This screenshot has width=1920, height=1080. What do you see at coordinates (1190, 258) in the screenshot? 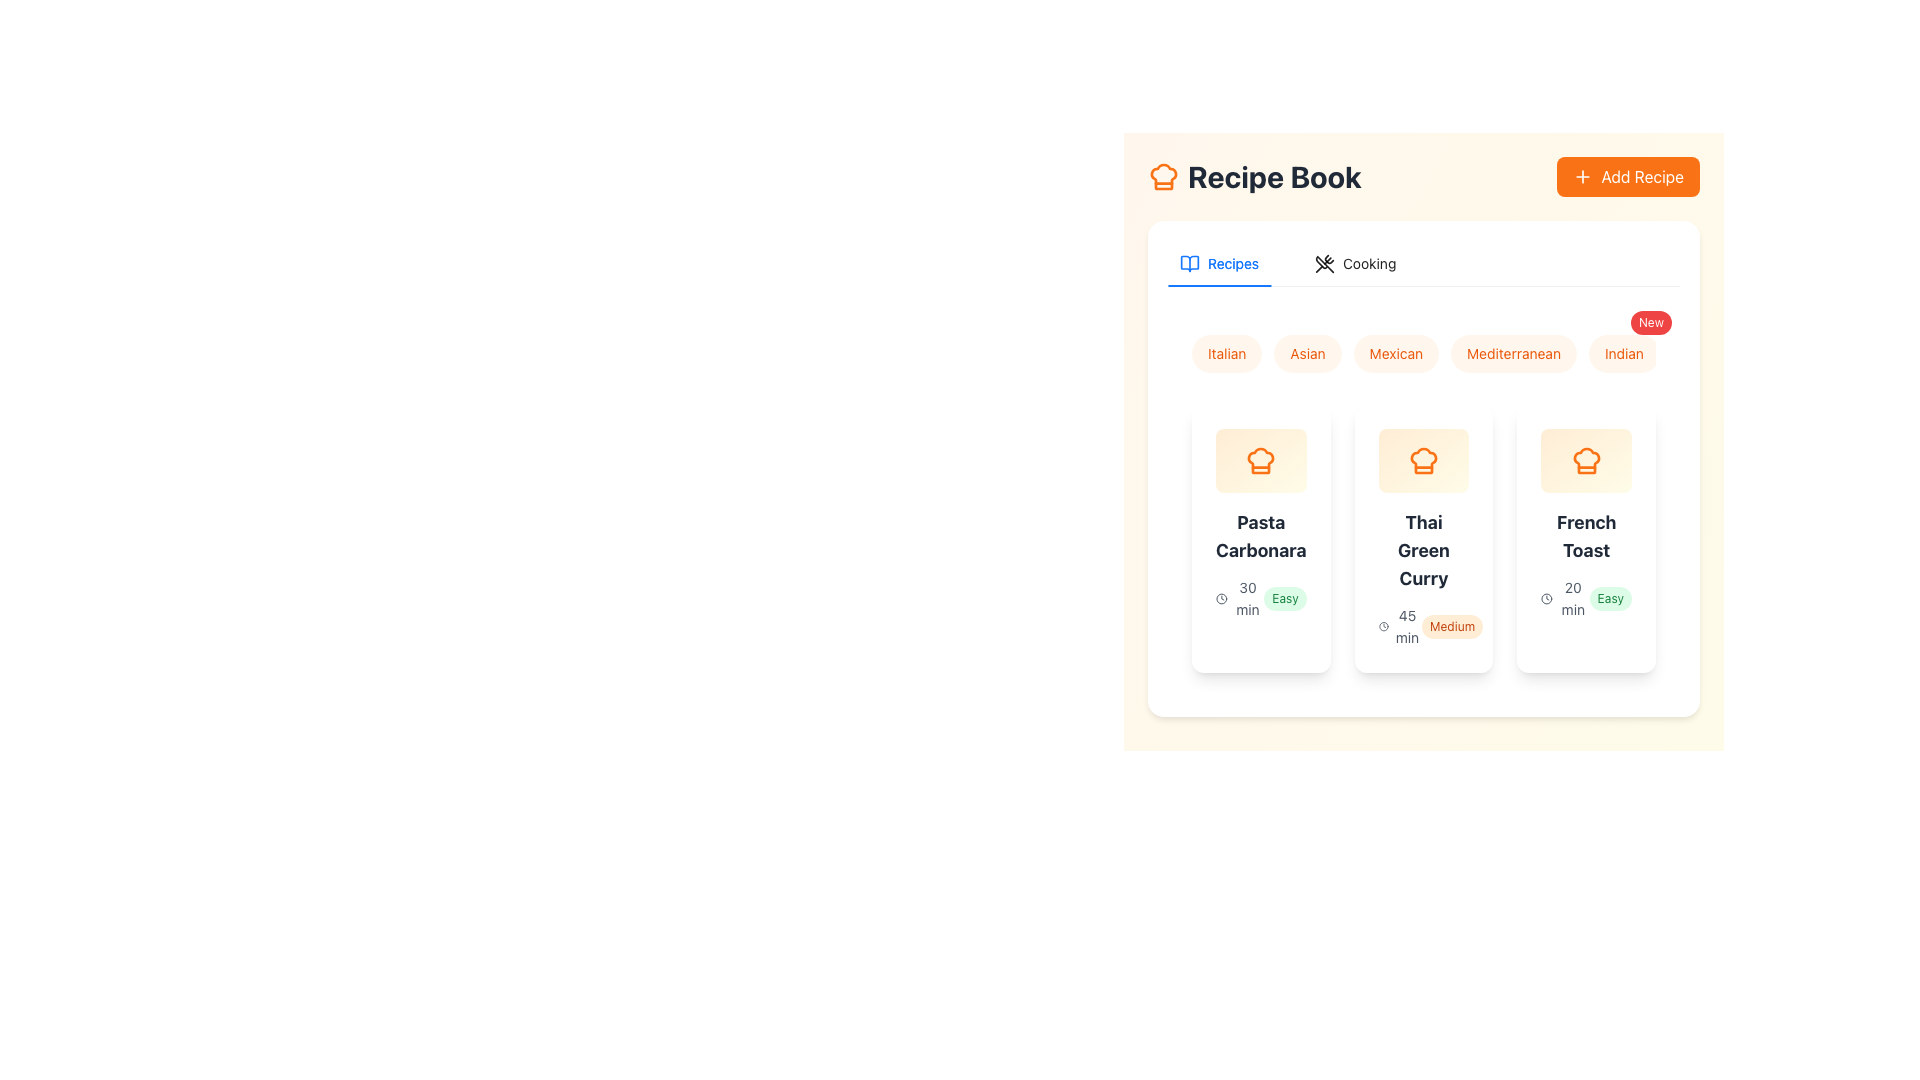
I see `the 'Recipes' tab icon located at the beginning of the navigation tabs, to the left of the text label 'Recipes'` at bounding box center [1190, 258].